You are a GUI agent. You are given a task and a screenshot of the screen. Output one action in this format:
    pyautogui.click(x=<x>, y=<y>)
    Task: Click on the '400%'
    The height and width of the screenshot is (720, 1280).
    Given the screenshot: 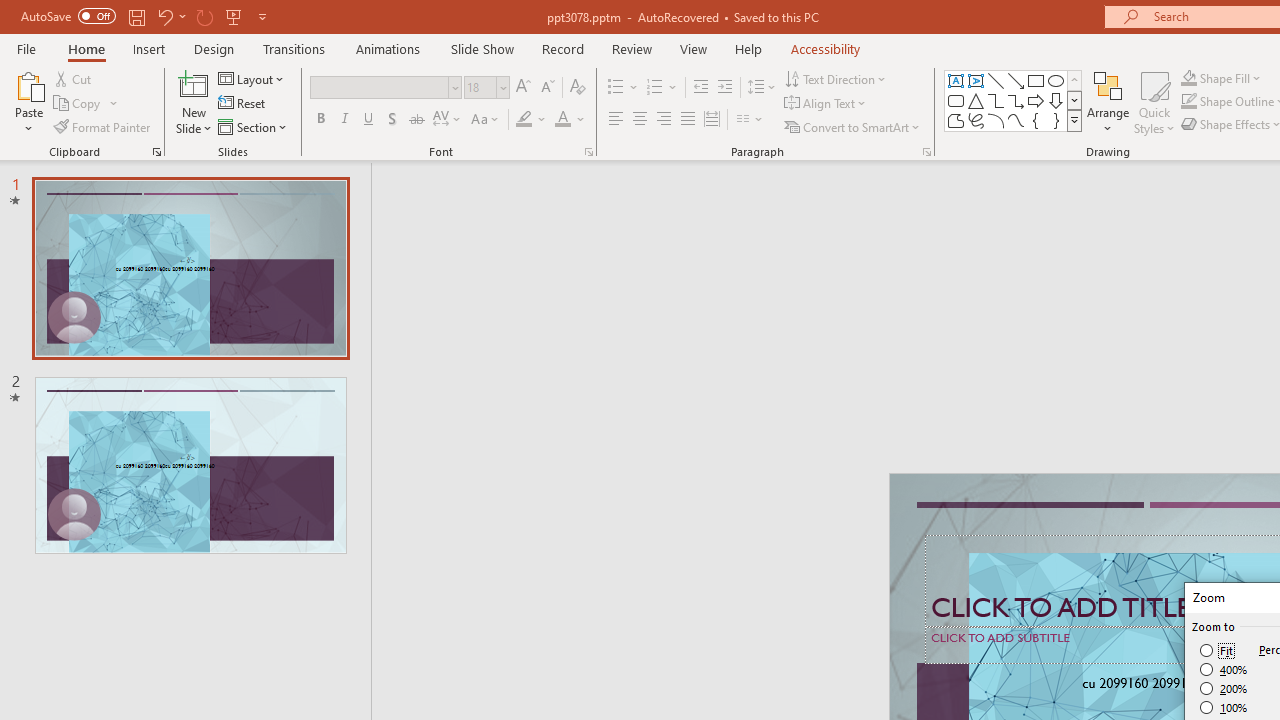 What is the action you would take?
    pyautogui.click(x=1223, y=669)
    